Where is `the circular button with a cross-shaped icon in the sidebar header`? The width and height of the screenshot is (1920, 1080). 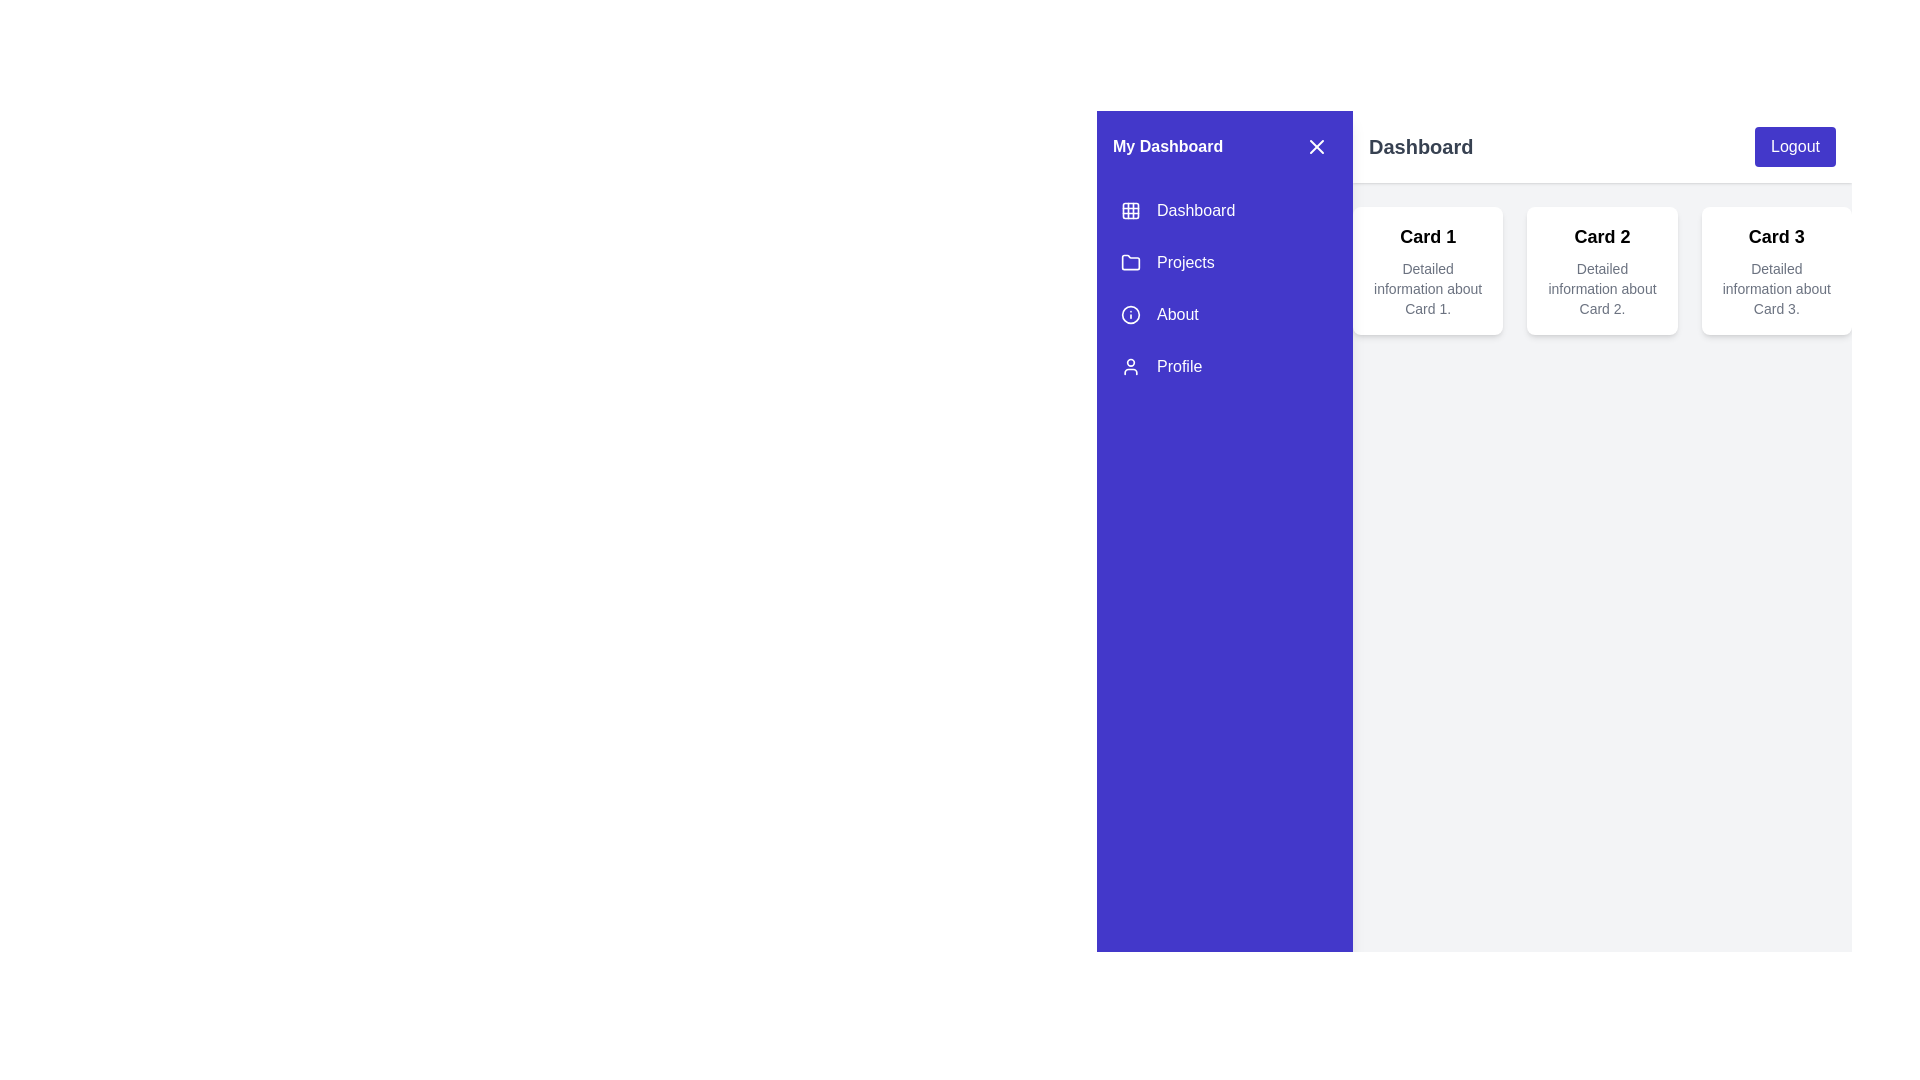 the circular button with a cross-shaped icon in the sidebar header is located at coordinates (1316, 145).